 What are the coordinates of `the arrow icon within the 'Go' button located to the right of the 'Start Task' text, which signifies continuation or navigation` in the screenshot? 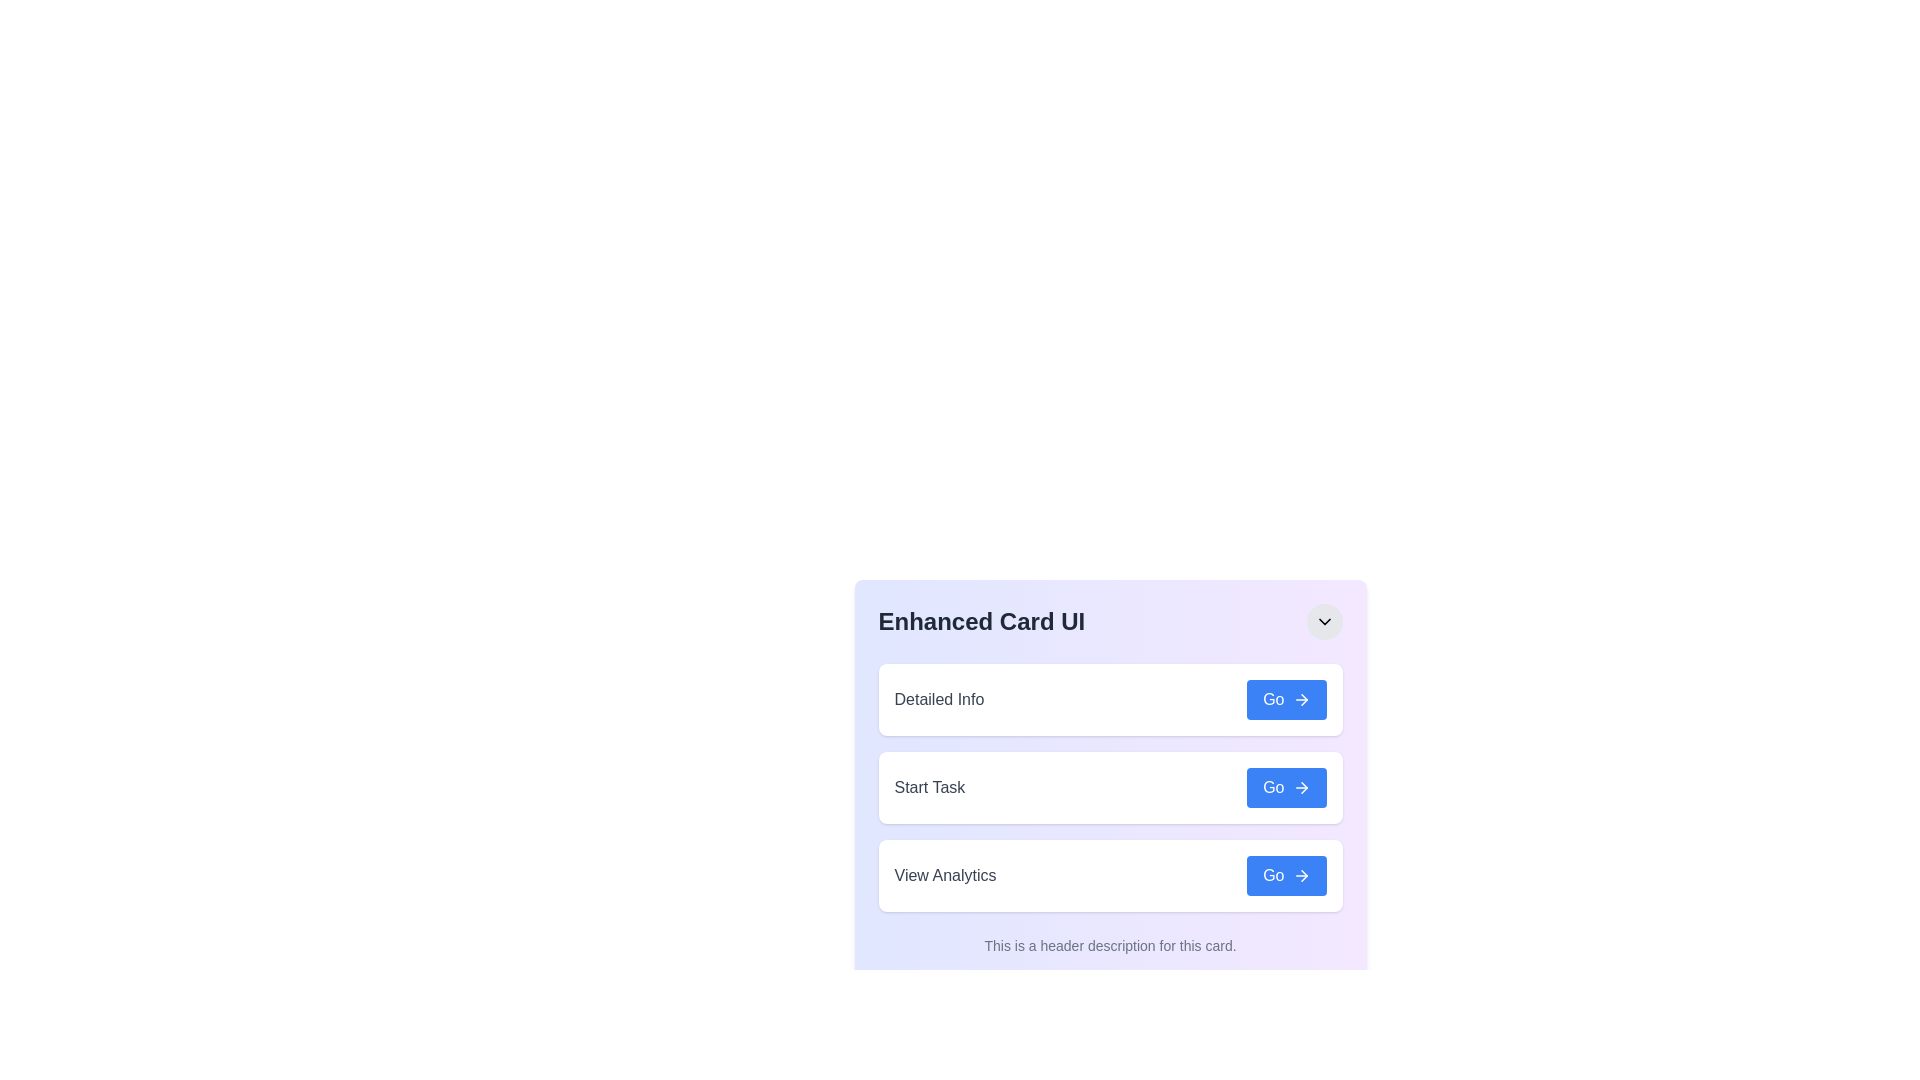 It's located at (1301, 786).